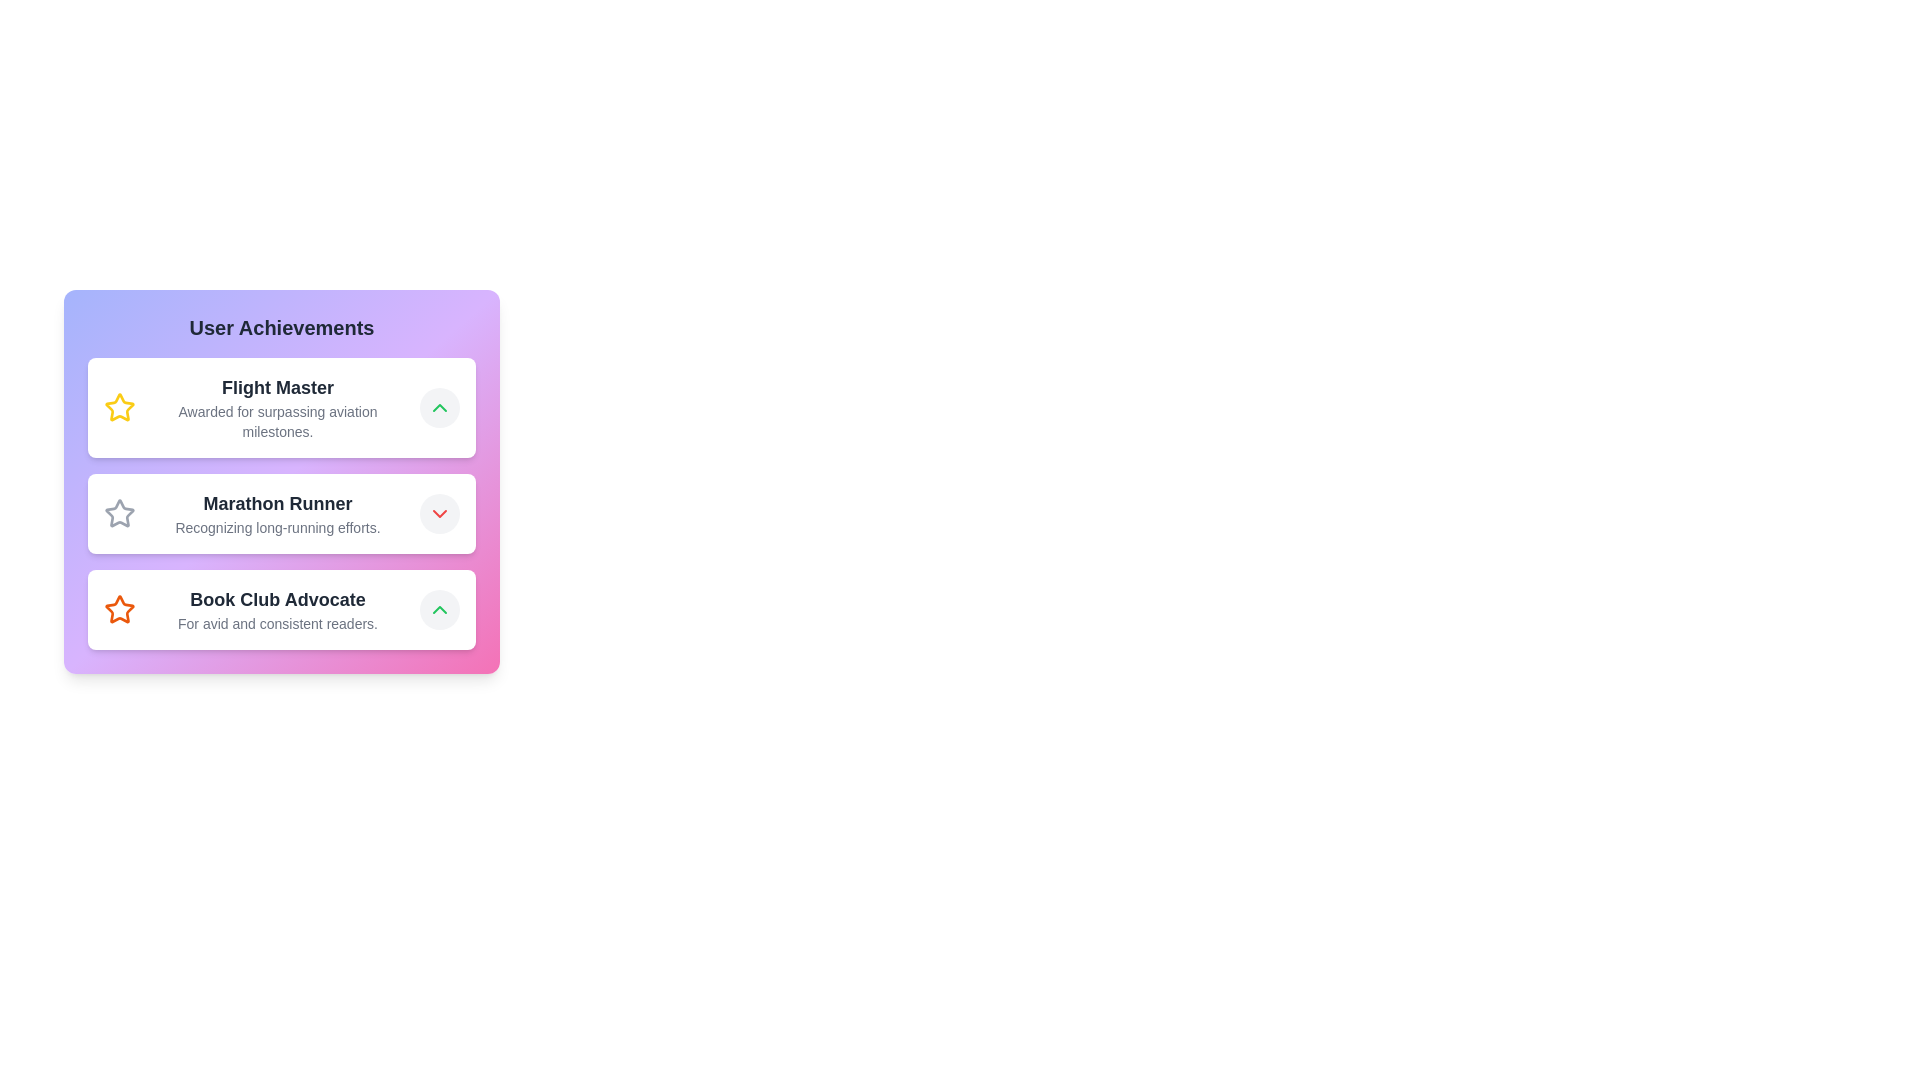  What do you see at coordinates (119, 512) in the screenshot?
I see `the star-shaped icon styled in light gray, located on the left side of the 'Book Club Advocate' list item` at bounding box center [119, 512].